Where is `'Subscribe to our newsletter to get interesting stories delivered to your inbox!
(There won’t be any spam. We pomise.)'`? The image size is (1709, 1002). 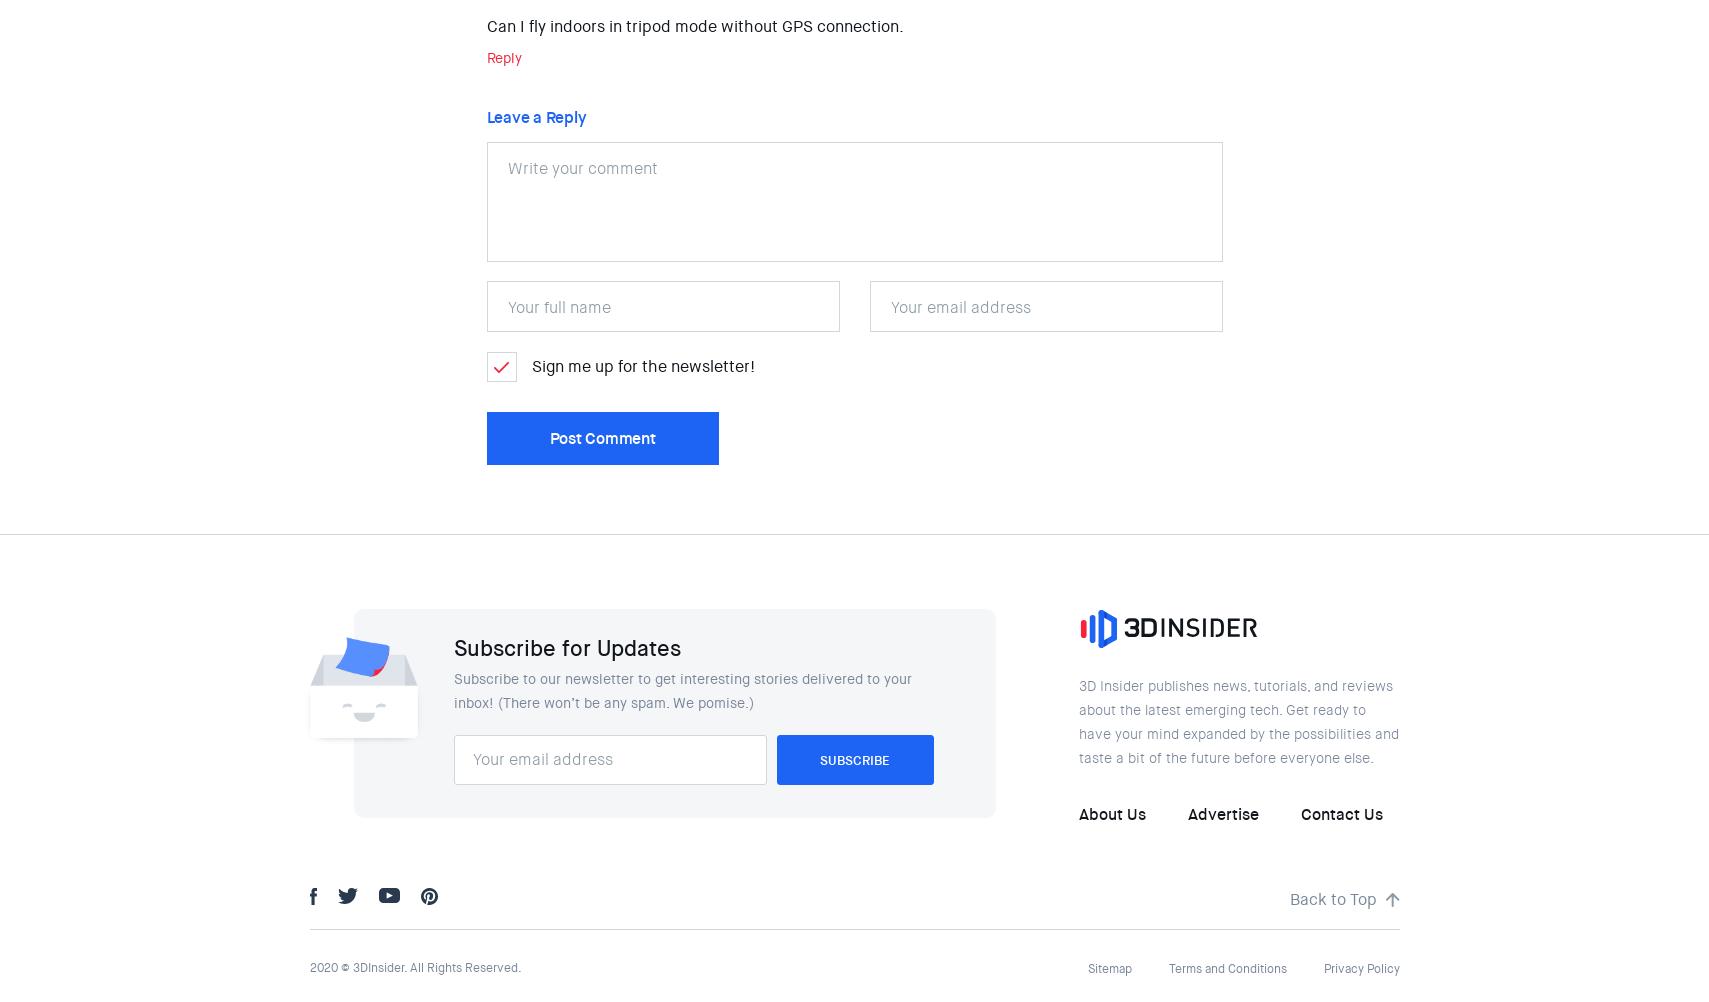
'Subscribe to our newsletter to get interesting stories delivered to your inbox!
(There won’t be any spam. We pomise.)' is located at coordinates (681, 690).